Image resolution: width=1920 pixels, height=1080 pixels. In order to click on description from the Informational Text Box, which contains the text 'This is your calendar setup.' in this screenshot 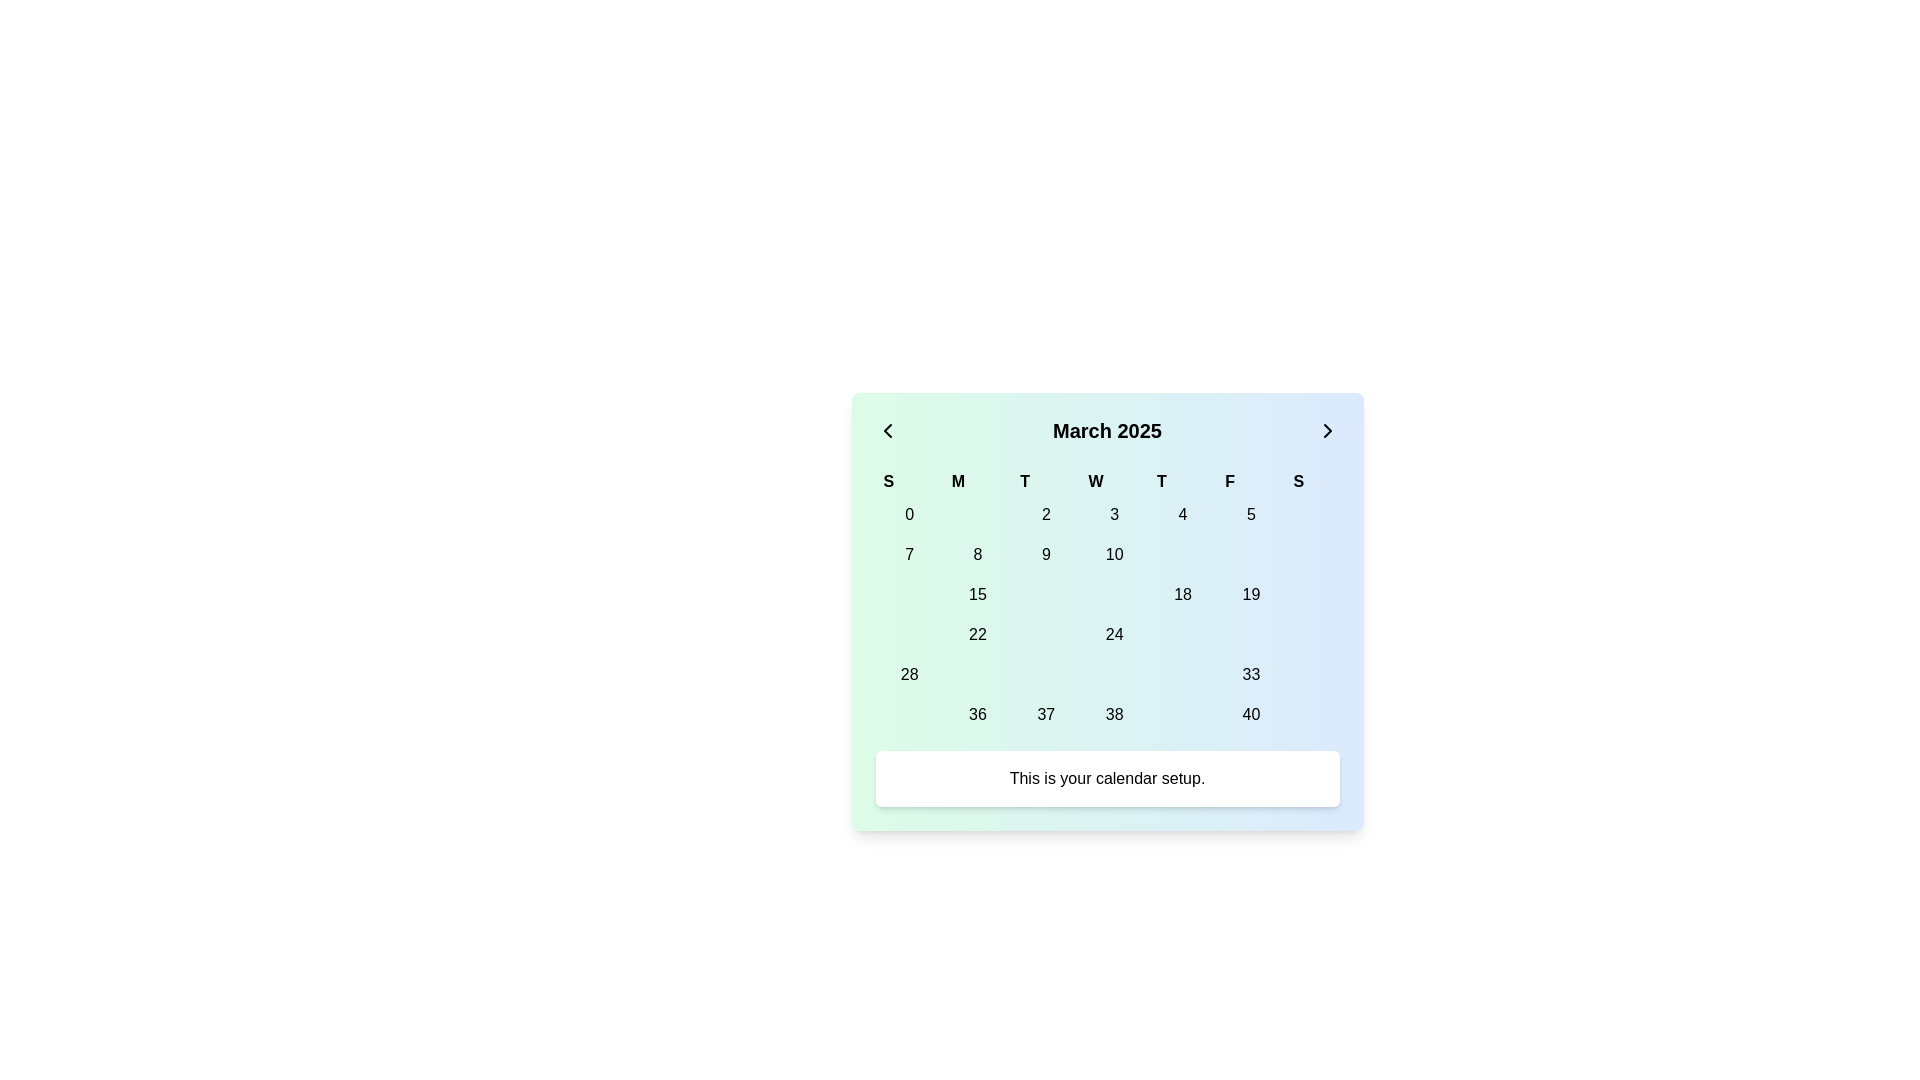, I will do `click(1106, 778)`.